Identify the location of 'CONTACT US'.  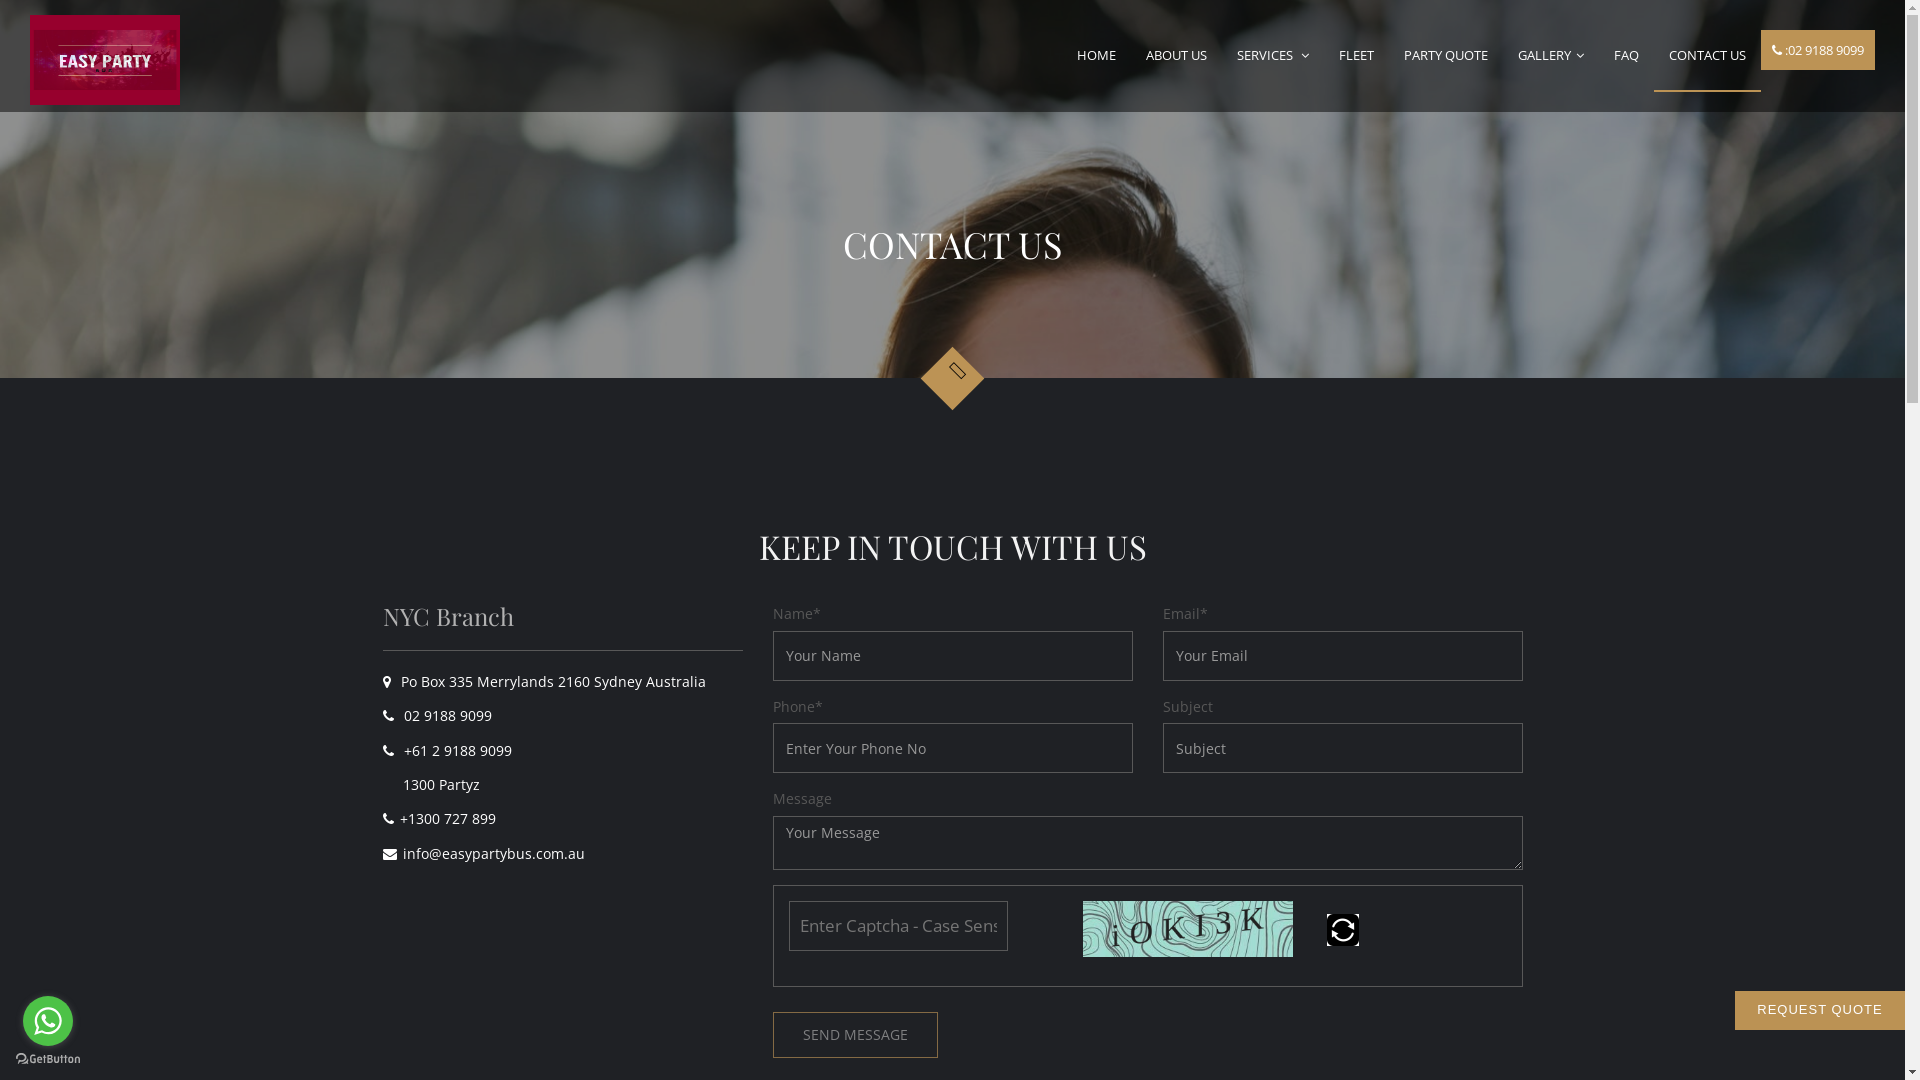
(1706, 53).